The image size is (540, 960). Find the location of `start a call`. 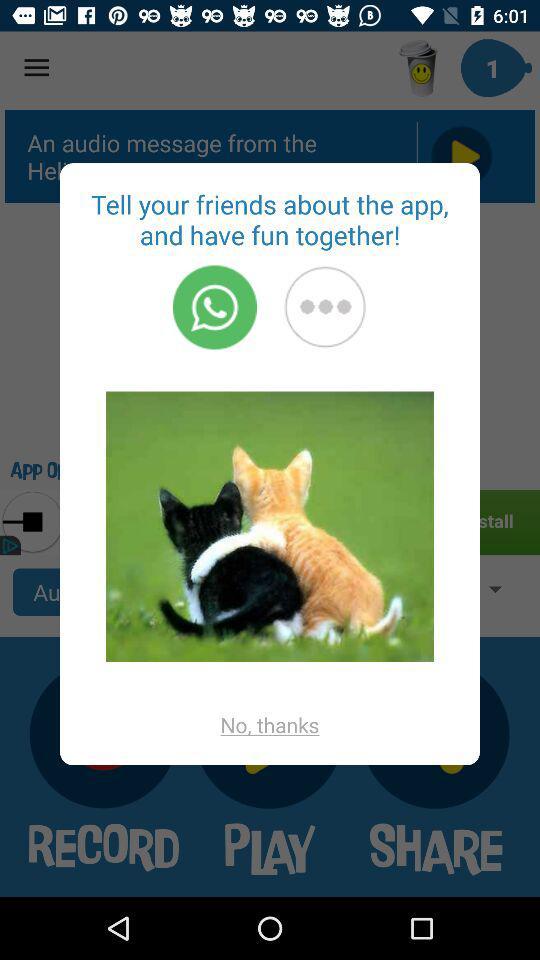

start a call is located at coordinates (213, 307).